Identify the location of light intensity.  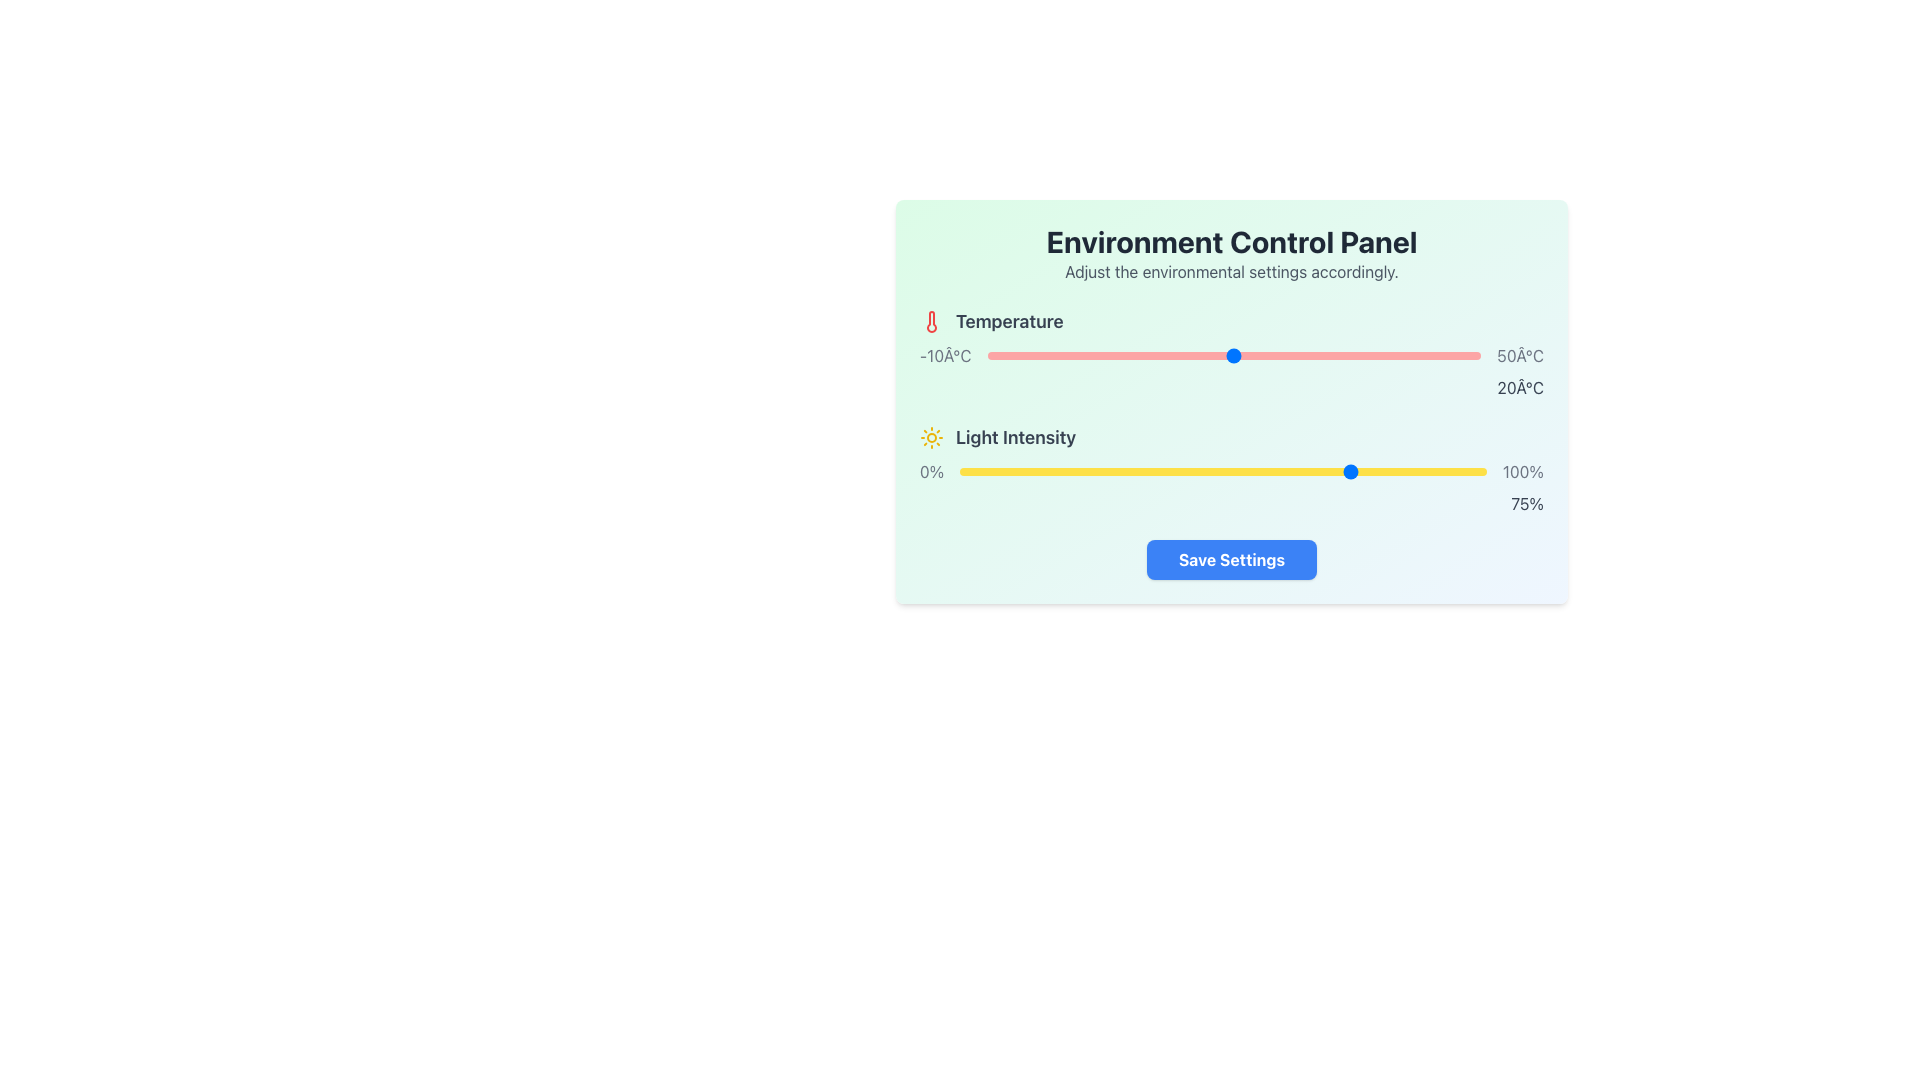
(1411, 471).